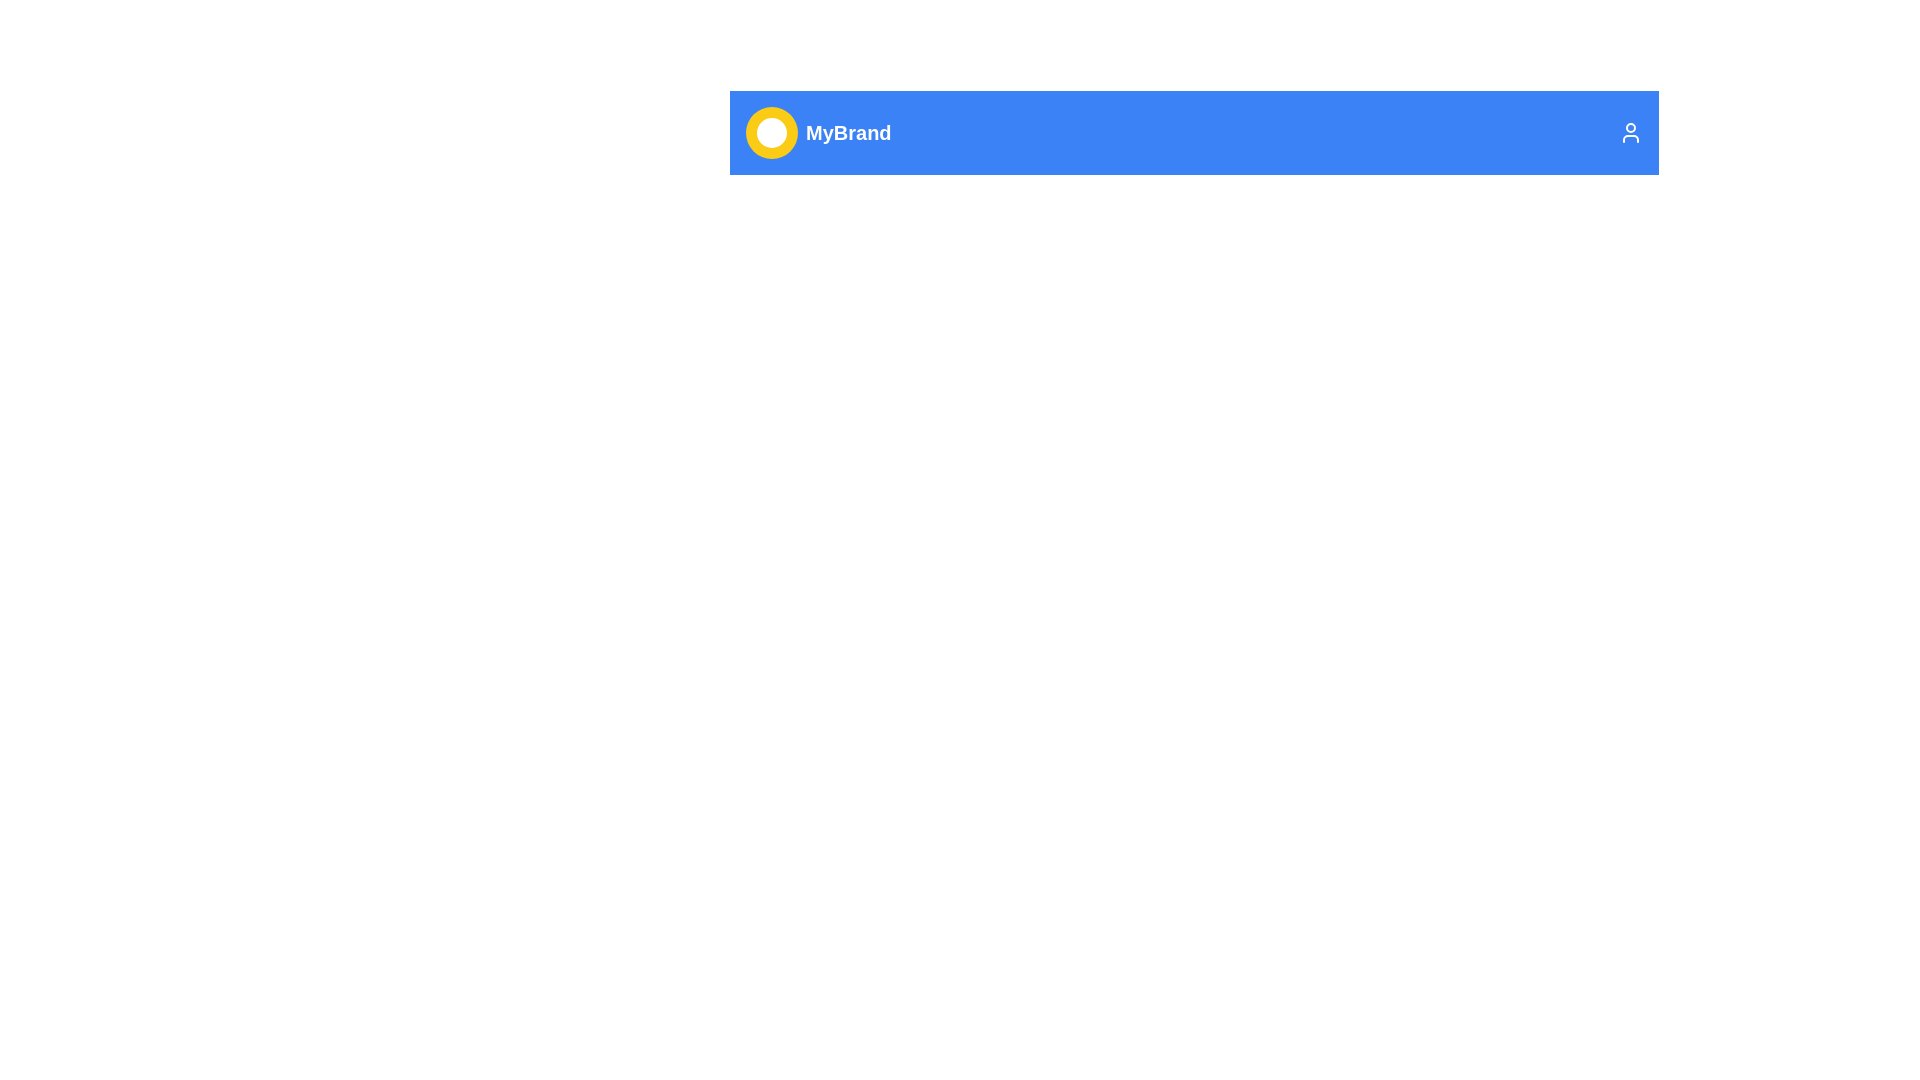  What do you see at coordinates (818, 132) in the screenshot?
I see `the Branding Logo with Text, which features a yellow circular logo on the left and the bold text 'MyBrand' on the right, located at the top of the page within the header bar` at bounding box center [818, 132].